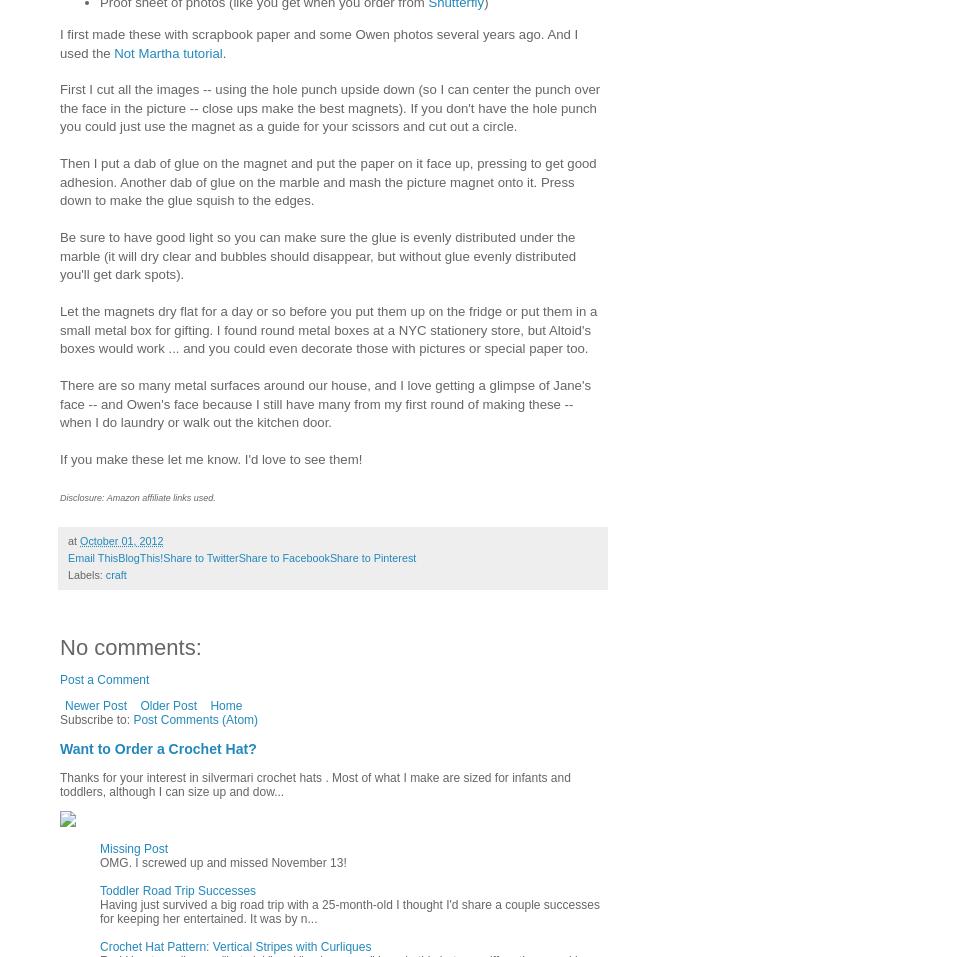  Describe the element at coordinates (313, 784) in the screenshot. I see `'Thanks for your interest in silvermari crochet hats . Most of what I make are sized for infants and toddlers, although I can size up and dow...'` at that location.